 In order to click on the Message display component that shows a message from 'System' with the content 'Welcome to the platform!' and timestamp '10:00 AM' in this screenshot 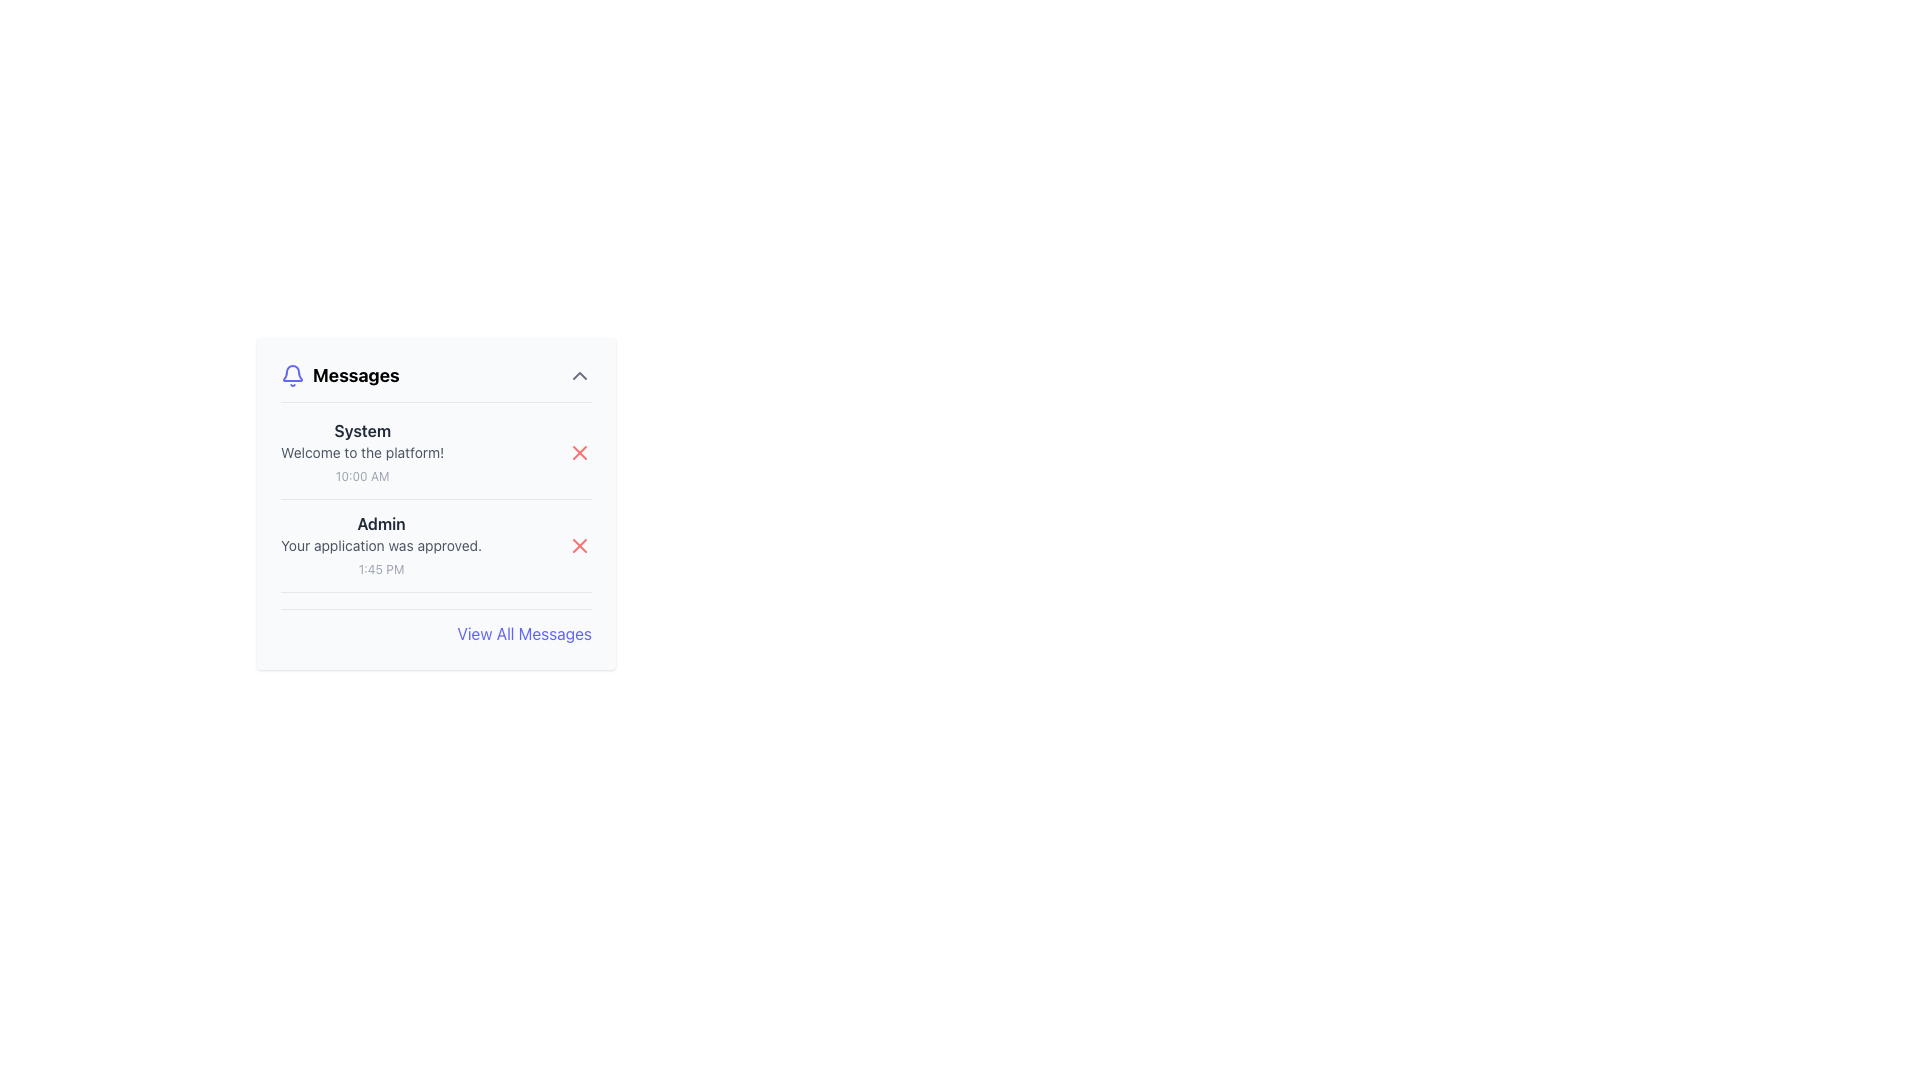, I will do `click(362, 452)`.